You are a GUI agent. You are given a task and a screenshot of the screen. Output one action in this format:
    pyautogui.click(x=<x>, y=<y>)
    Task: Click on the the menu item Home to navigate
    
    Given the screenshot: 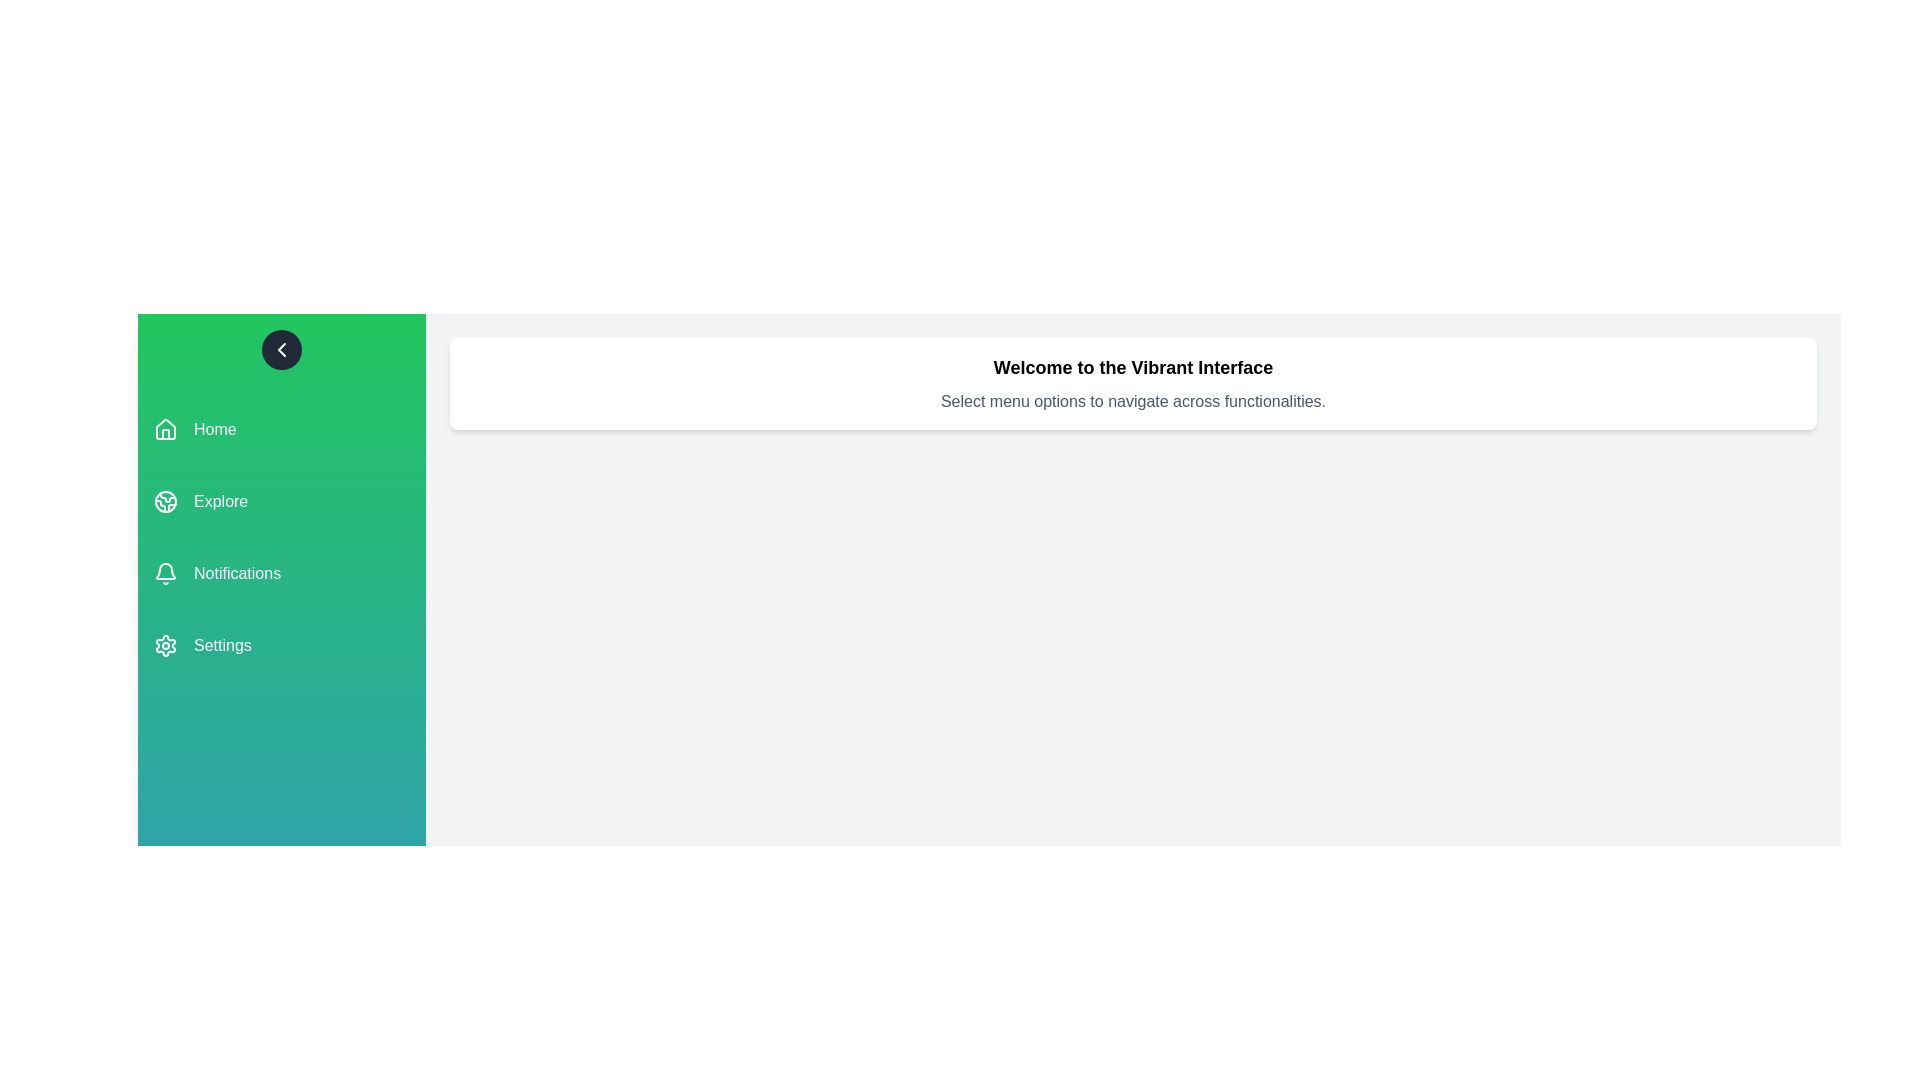 What is the action you would take?
    pyautogui.click(x=281, y=428)
    